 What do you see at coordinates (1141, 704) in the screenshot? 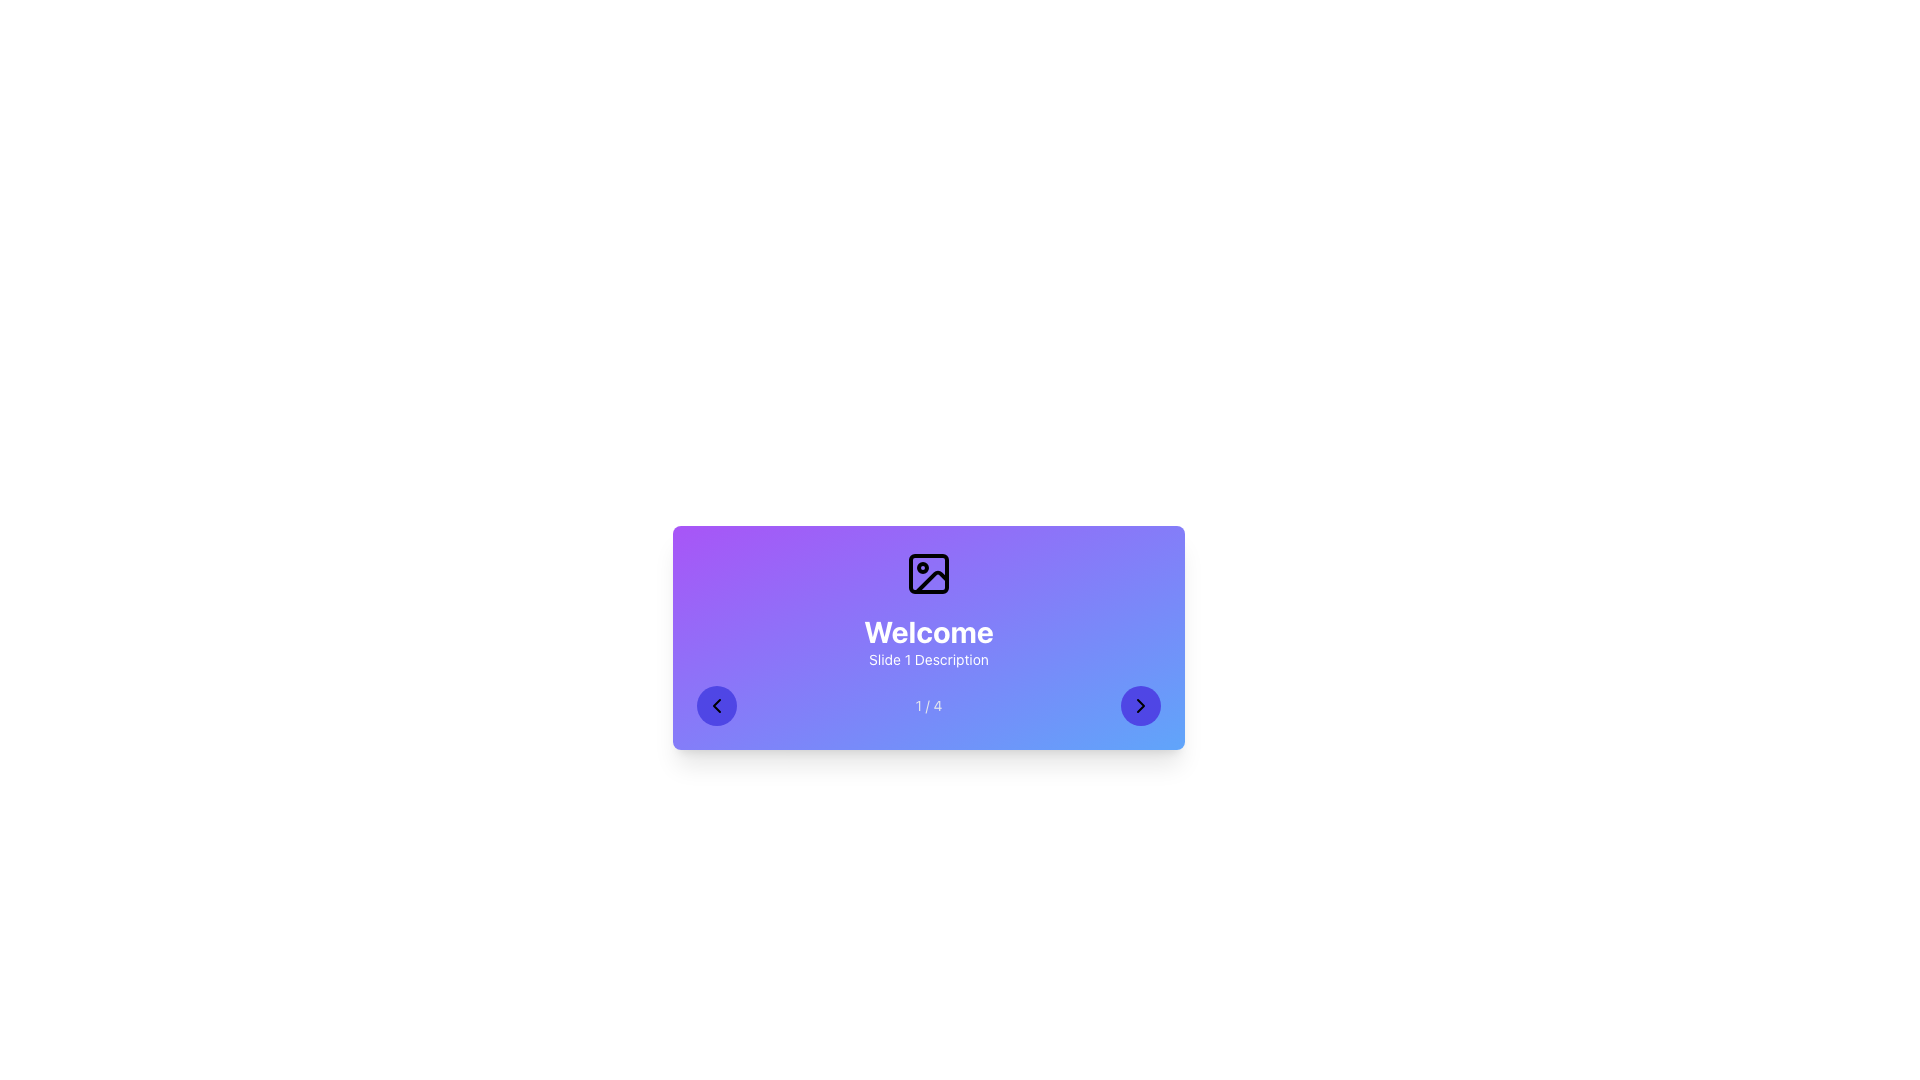
I see `the circular button with a dark purple background and a right-pointing chevron` at bounding box center [1141, 704].